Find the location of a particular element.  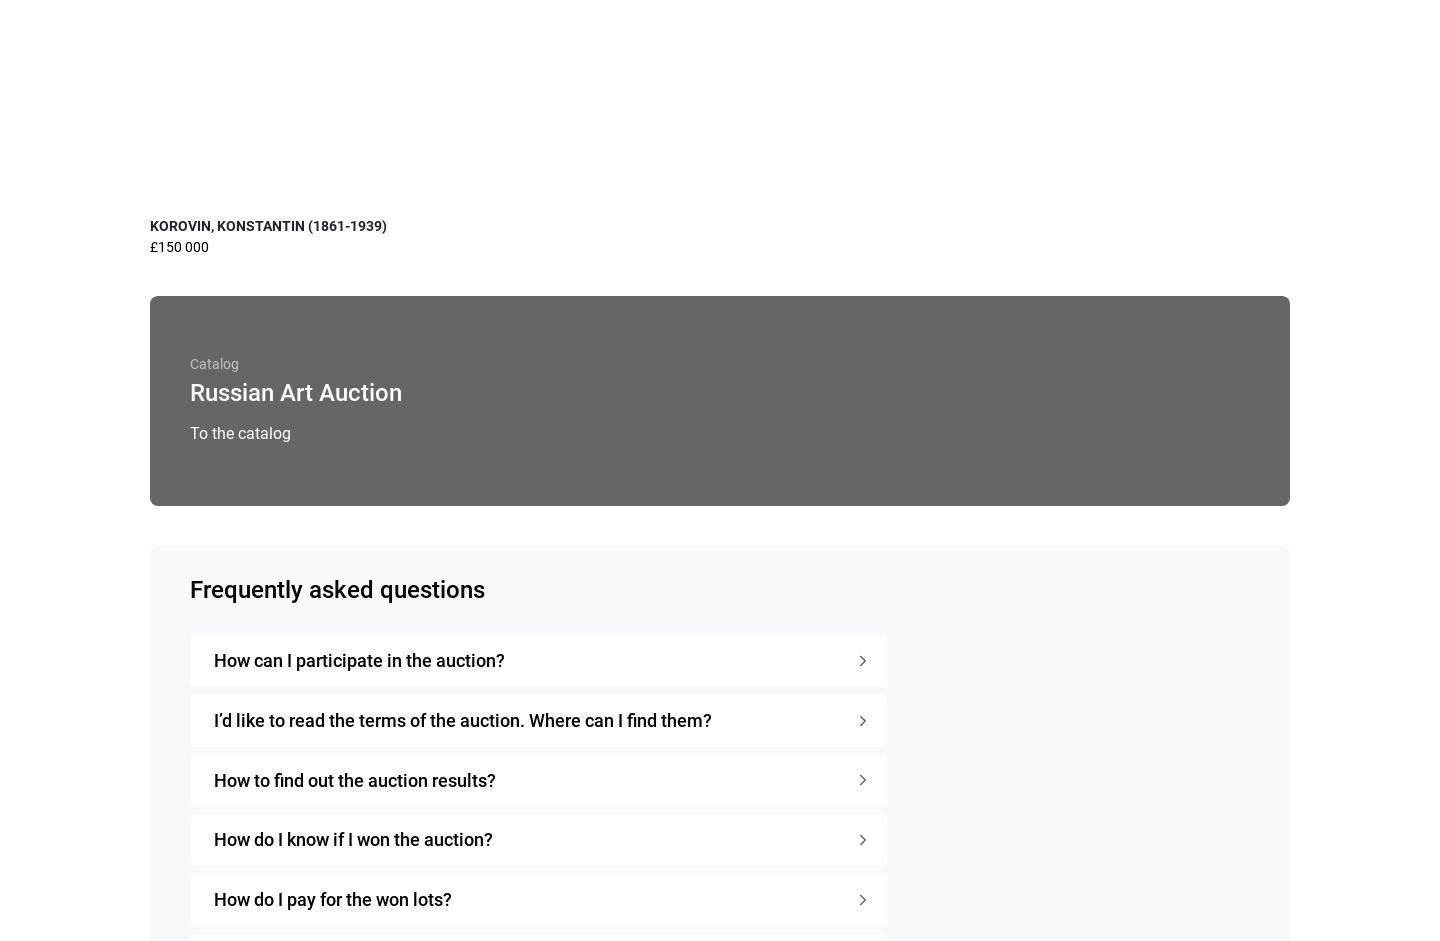

'£1 500' is located at coordinates (1289, 246).